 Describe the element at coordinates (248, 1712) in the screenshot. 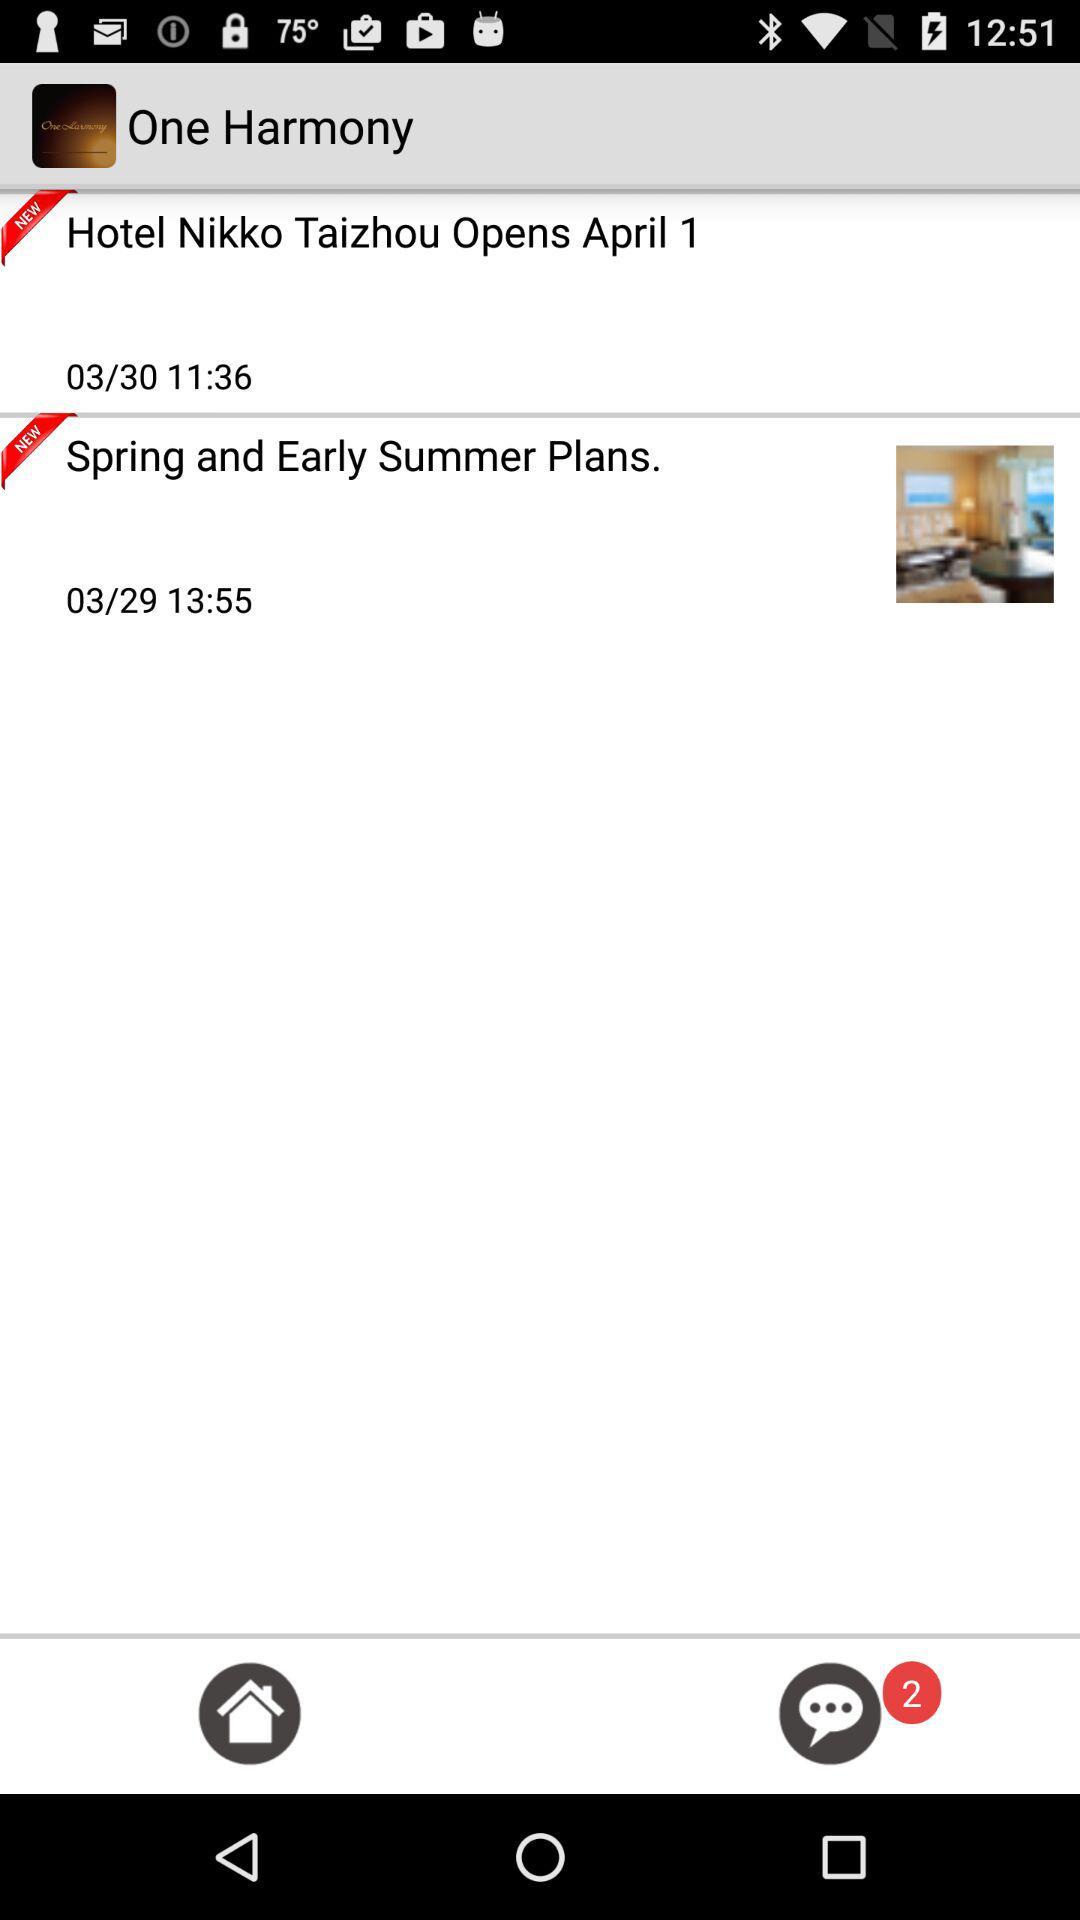

I see `go home` at that location.